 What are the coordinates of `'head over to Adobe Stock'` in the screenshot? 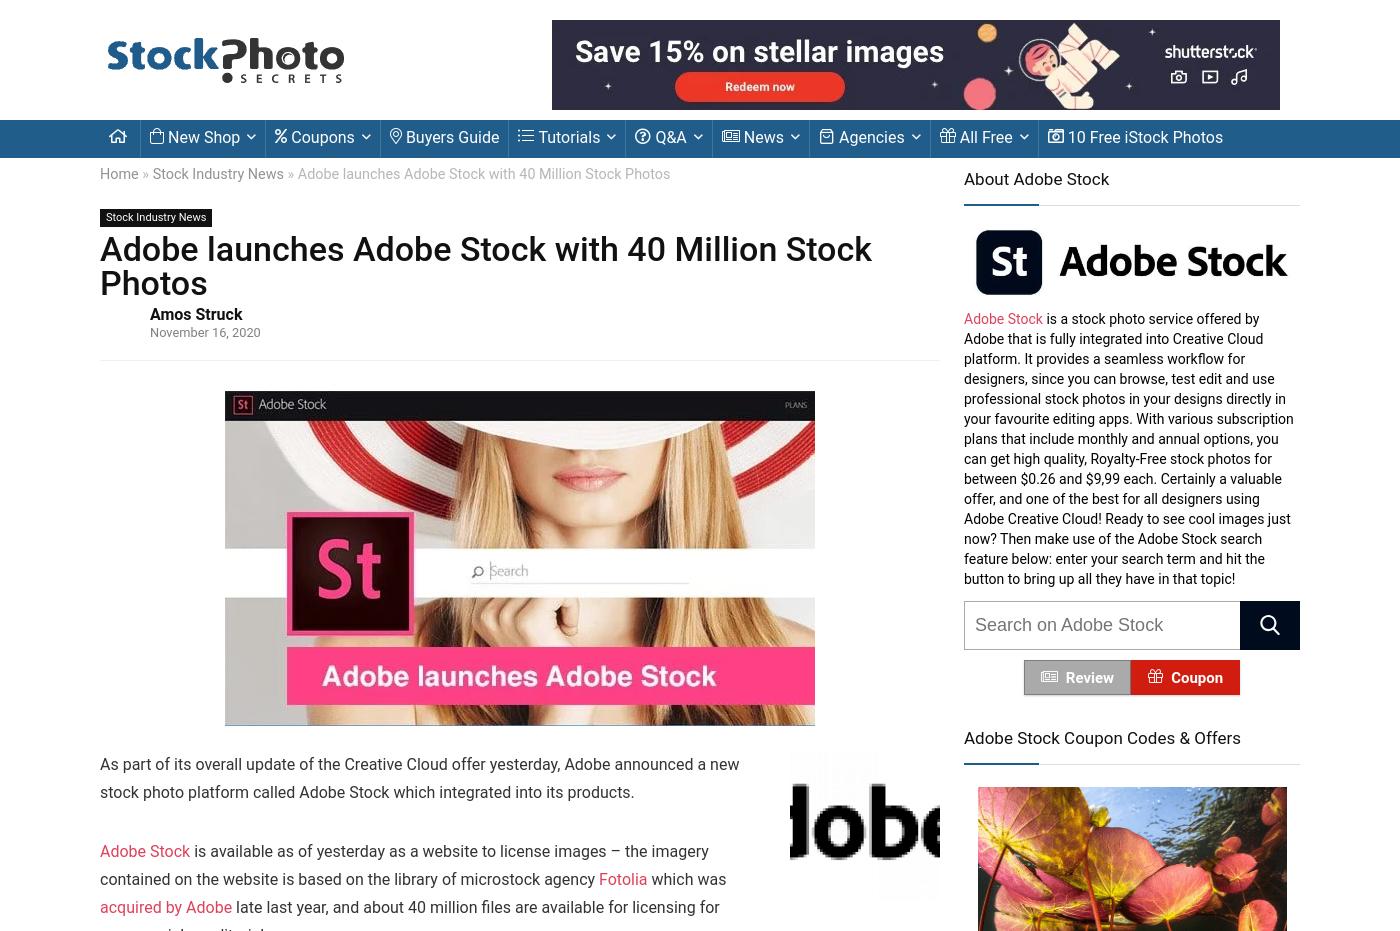 It's located at (460, 344).